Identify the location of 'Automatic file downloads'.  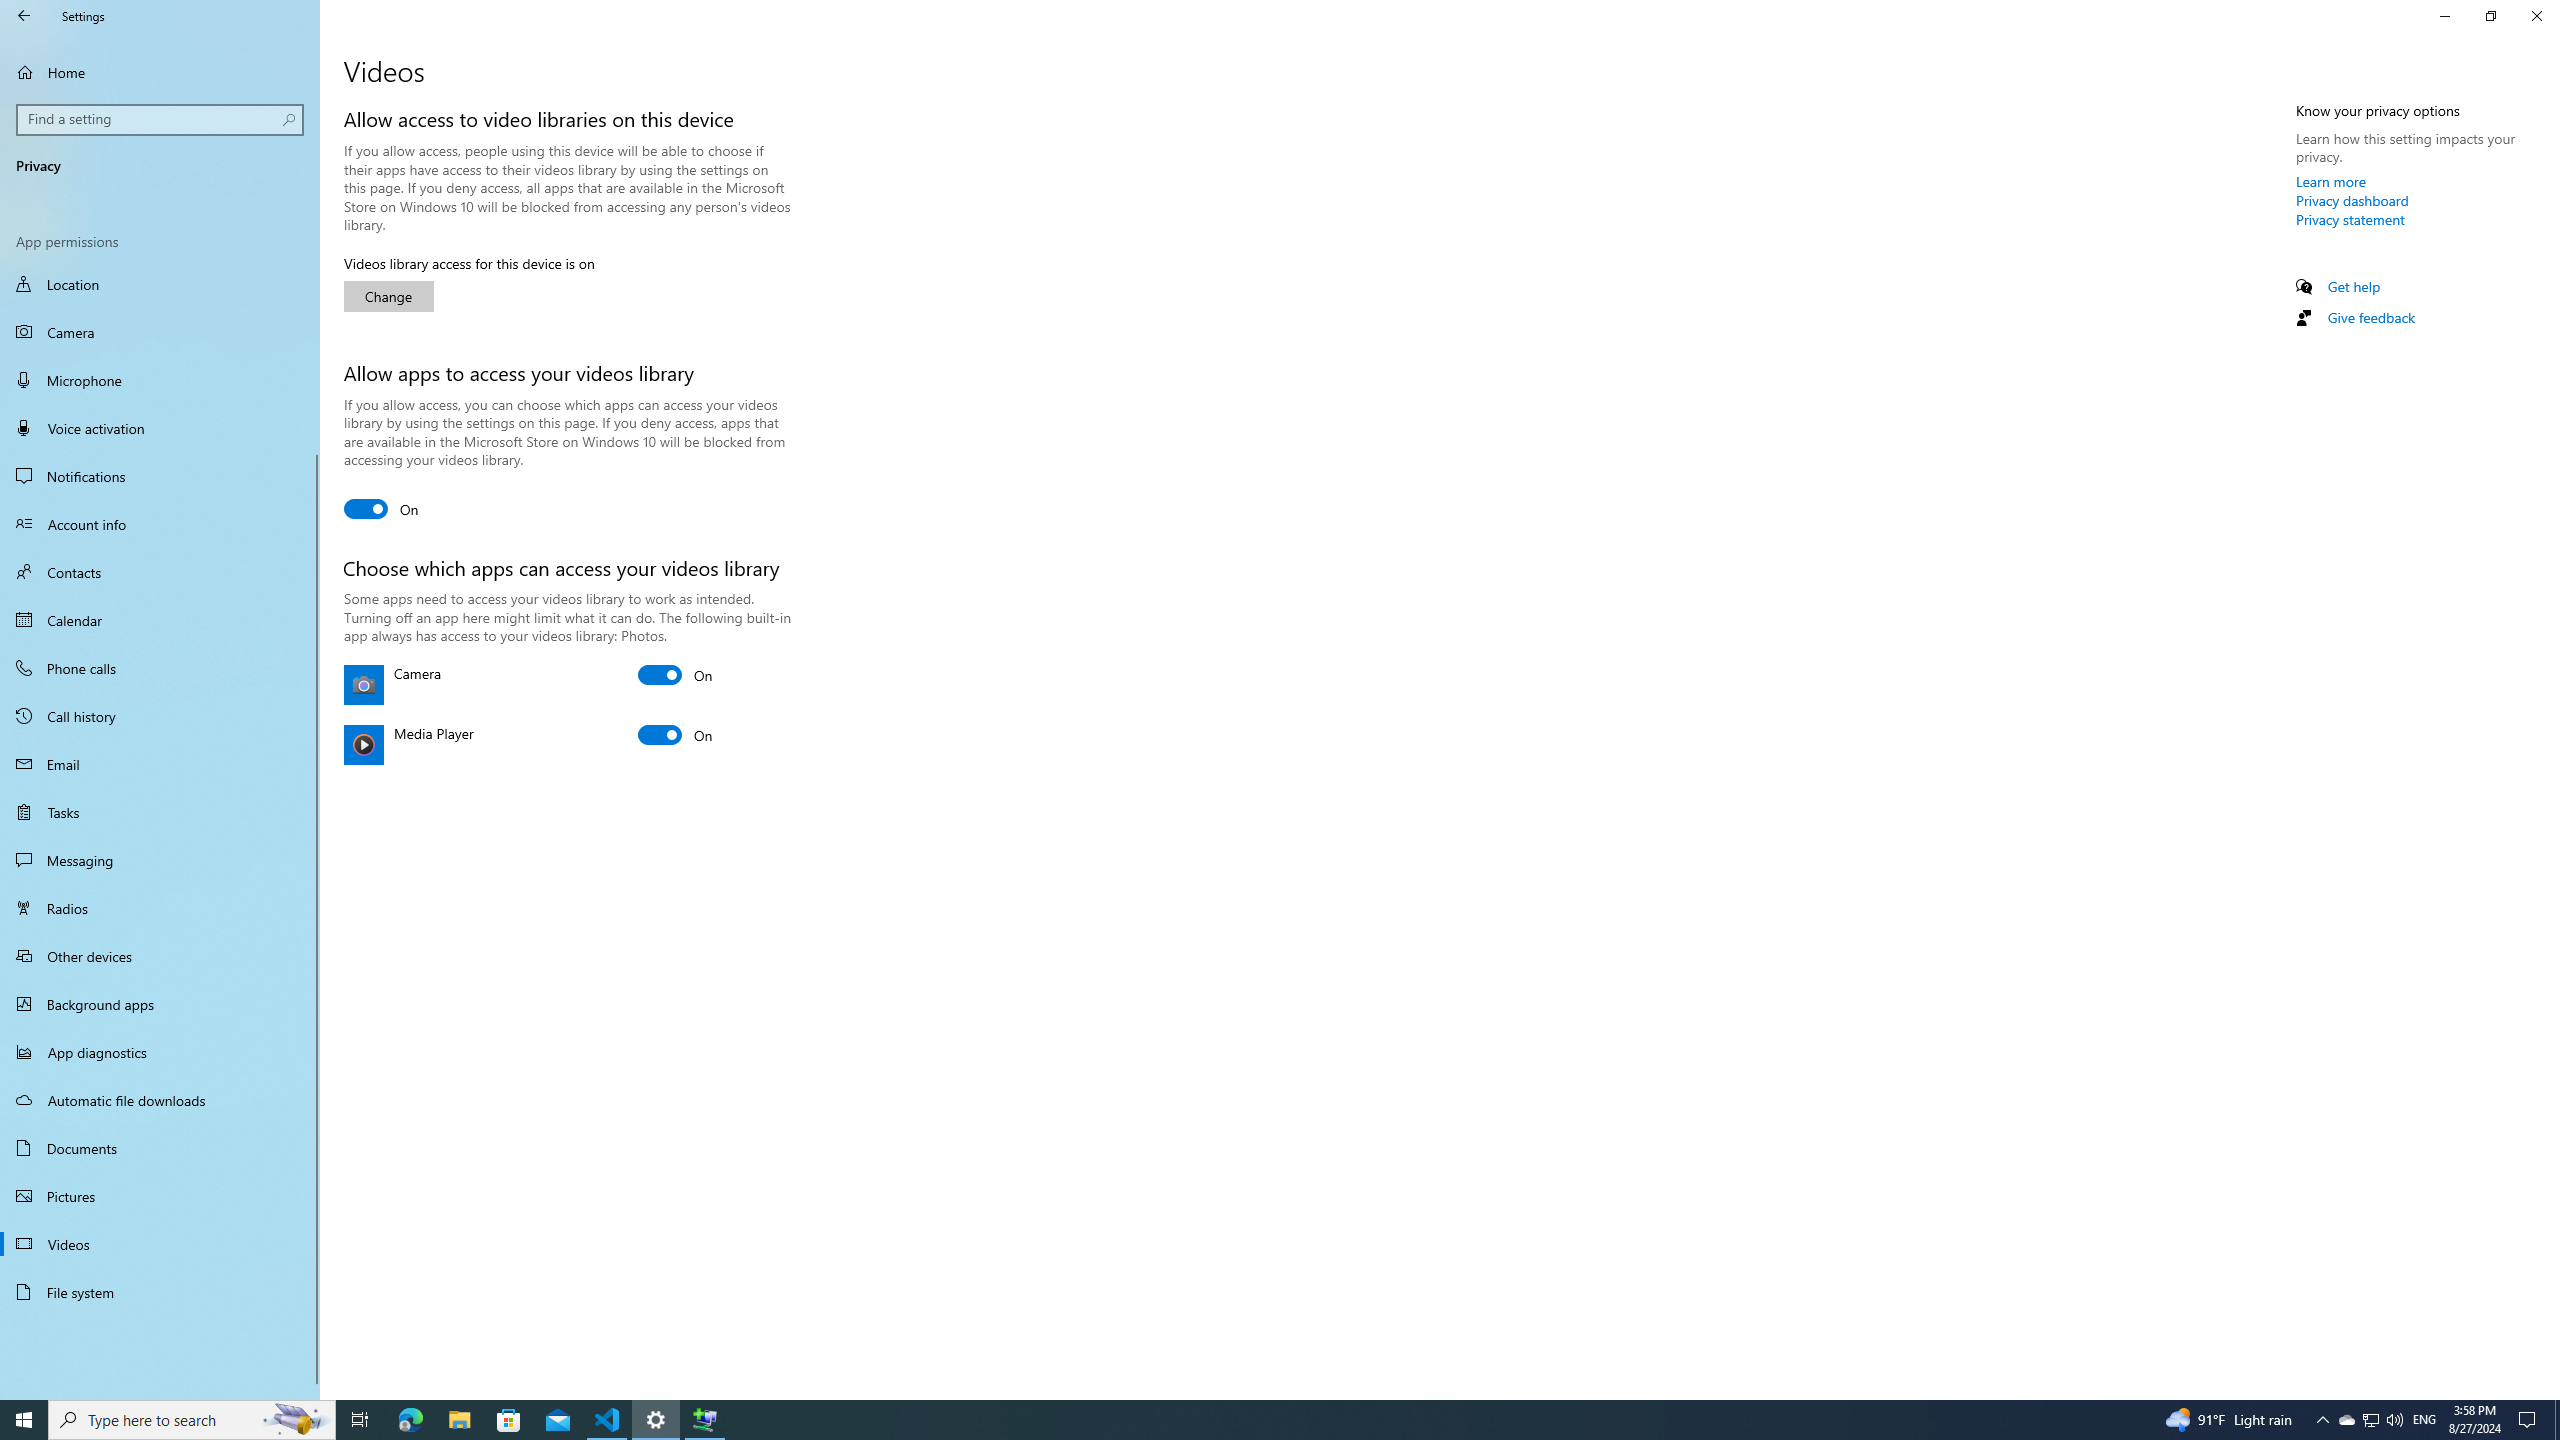
(159, 1099).